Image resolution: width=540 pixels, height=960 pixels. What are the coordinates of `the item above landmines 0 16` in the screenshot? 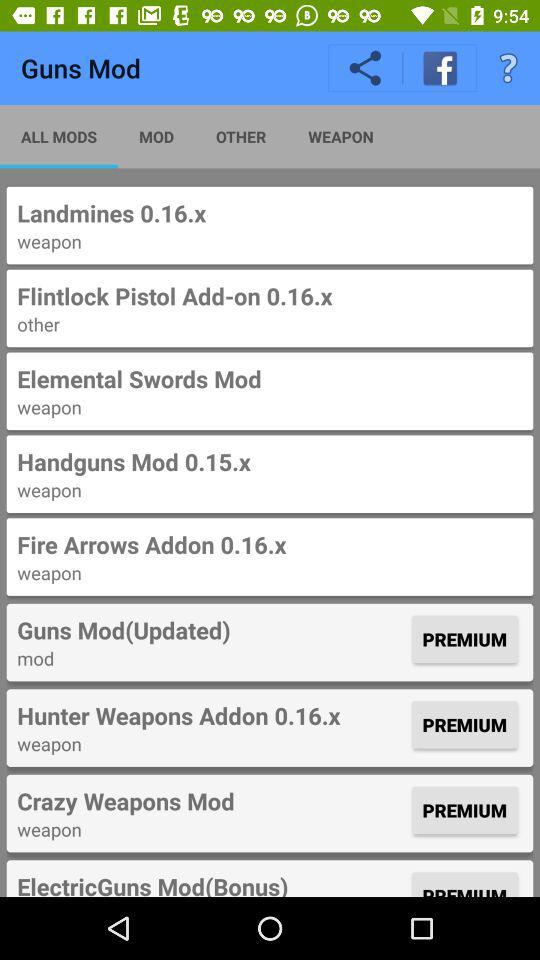 It's located at (508, 68).